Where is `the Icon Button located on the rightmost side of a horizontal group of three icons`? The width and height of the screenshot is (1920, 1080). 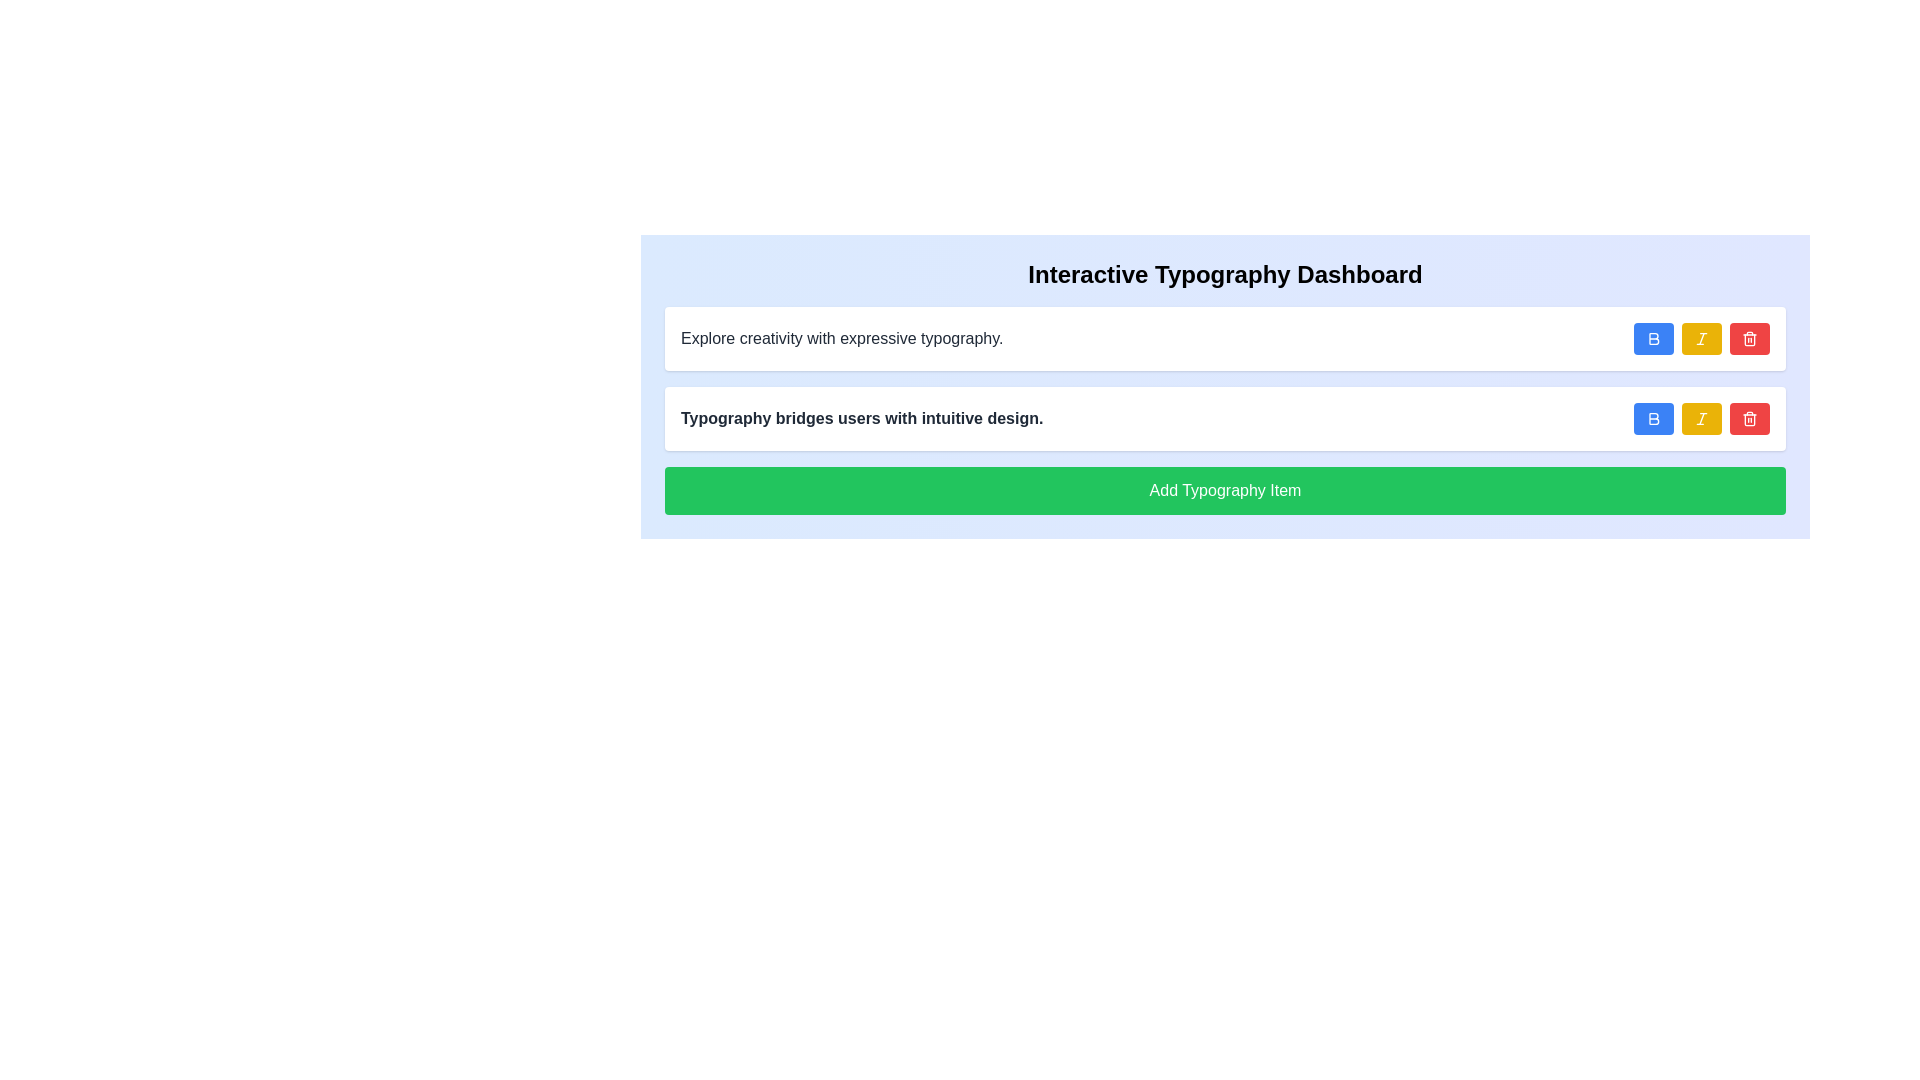
the Icon Button located on the rightmost side of a horizontal group of three icons is located at coordinates (1749, 338).